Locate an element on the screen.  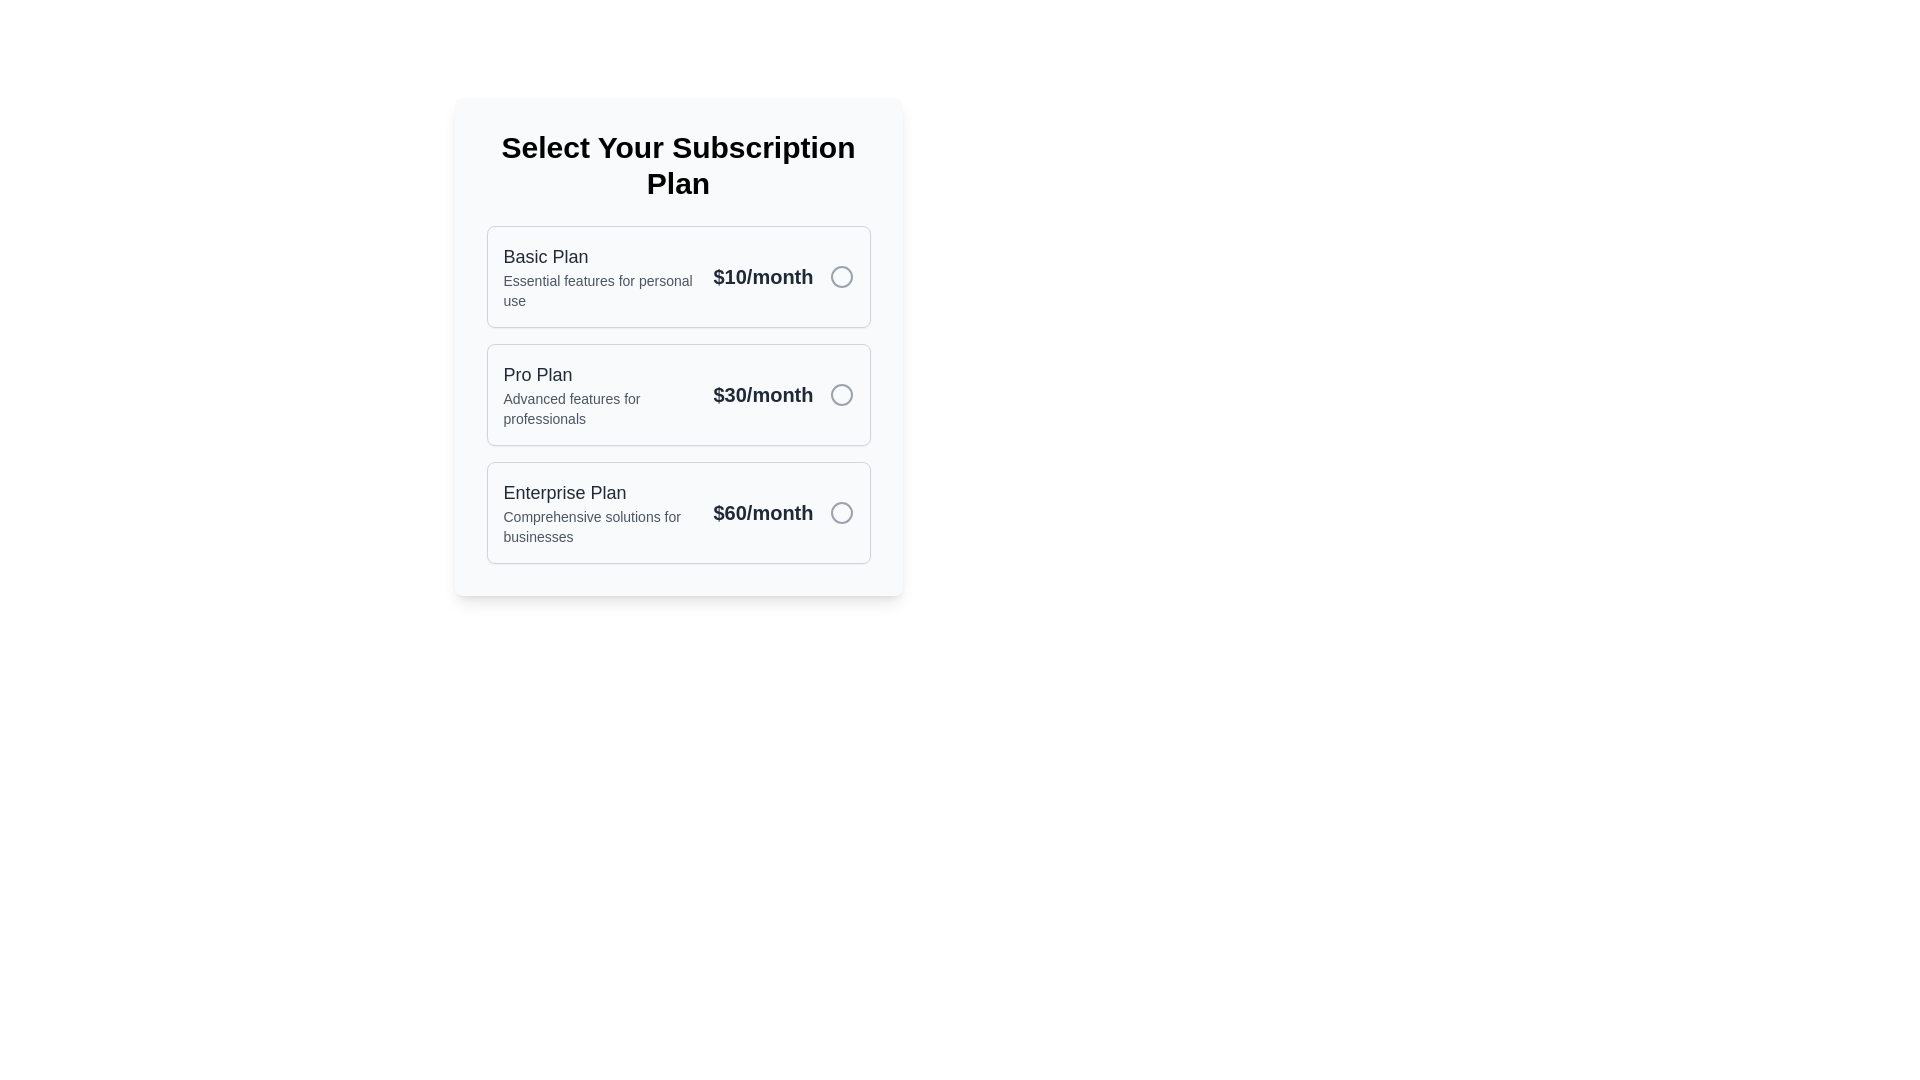
the text component displaying 'Essential features for personal use', which is positioned centrally below the 'Basic Plan' title in the subscription selection card is located at coordinates (599, 290).